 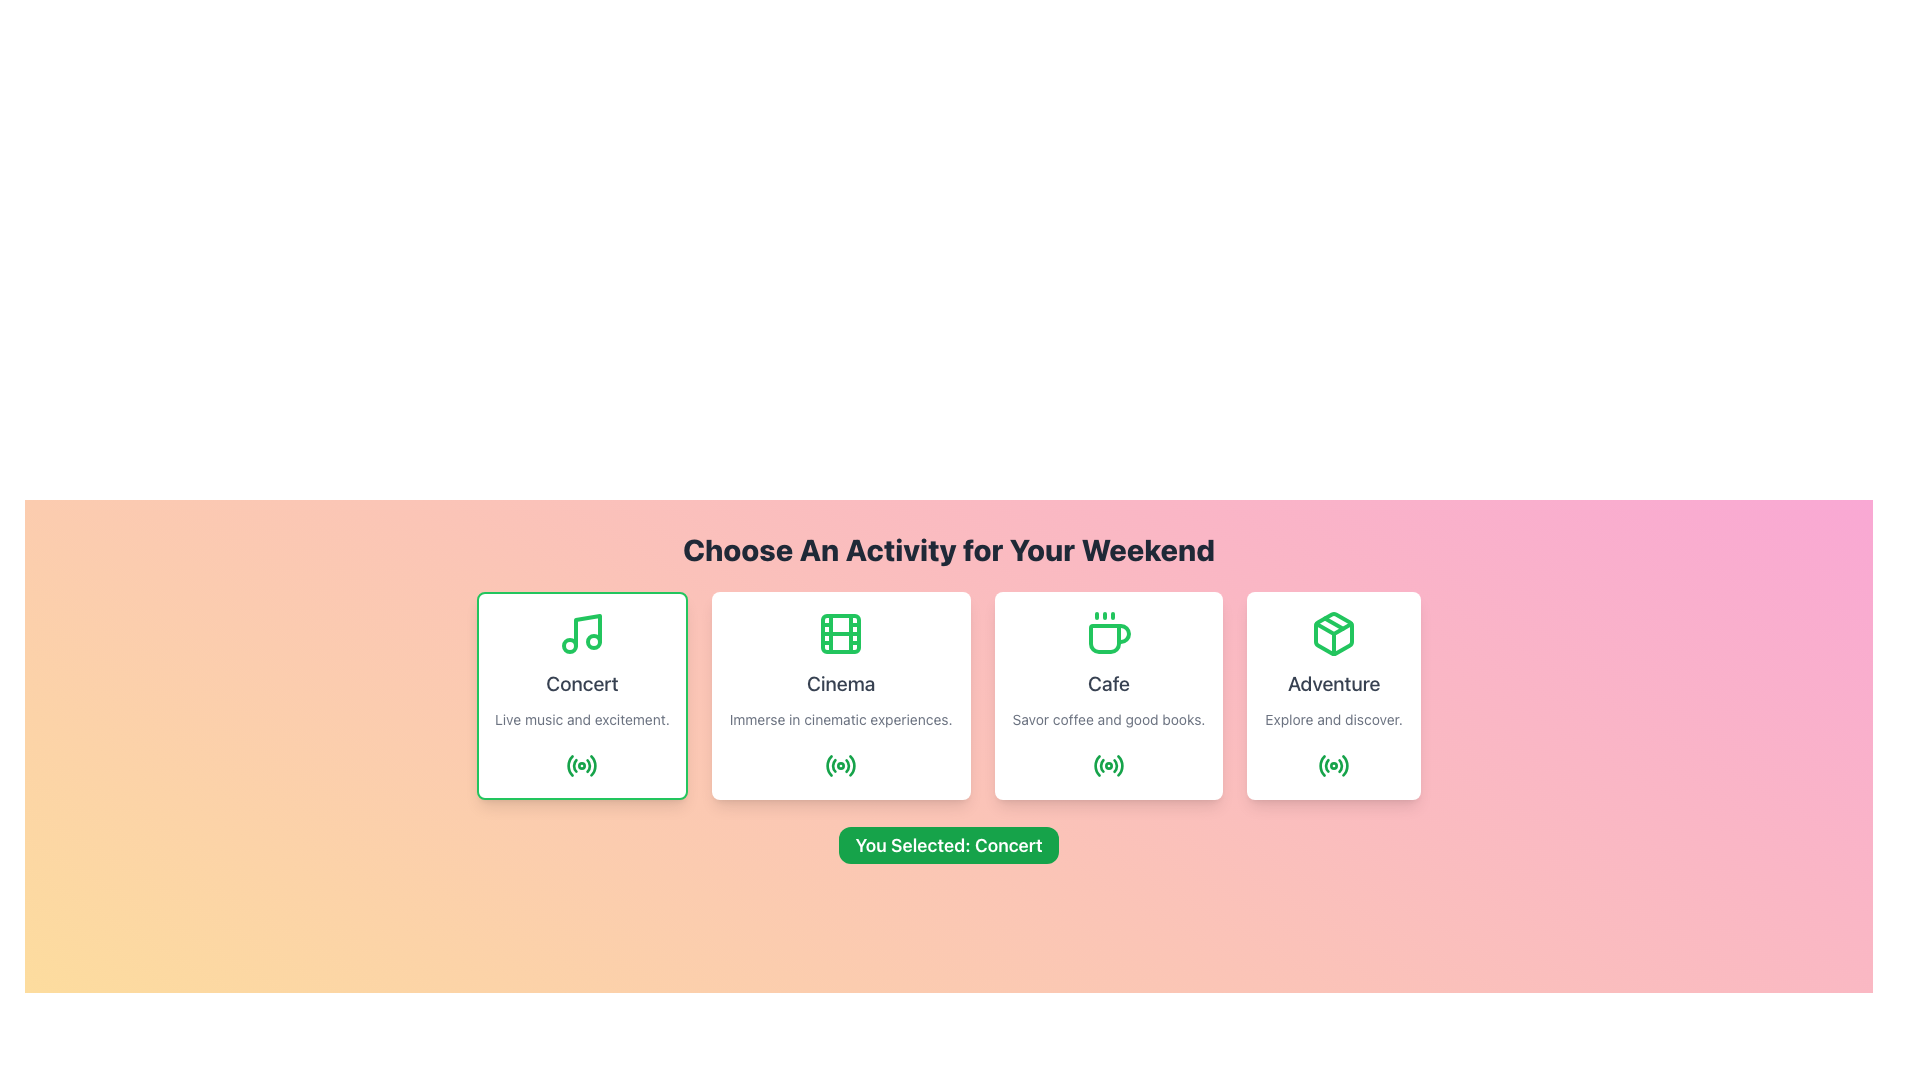 What do you see at coordinates (948, 845) in the screenshot?
I see `the text label confirming the user's selection of the 'Concert' option, located at the bottom of the interface, horizontally centered` at bounding box center [948, 845].